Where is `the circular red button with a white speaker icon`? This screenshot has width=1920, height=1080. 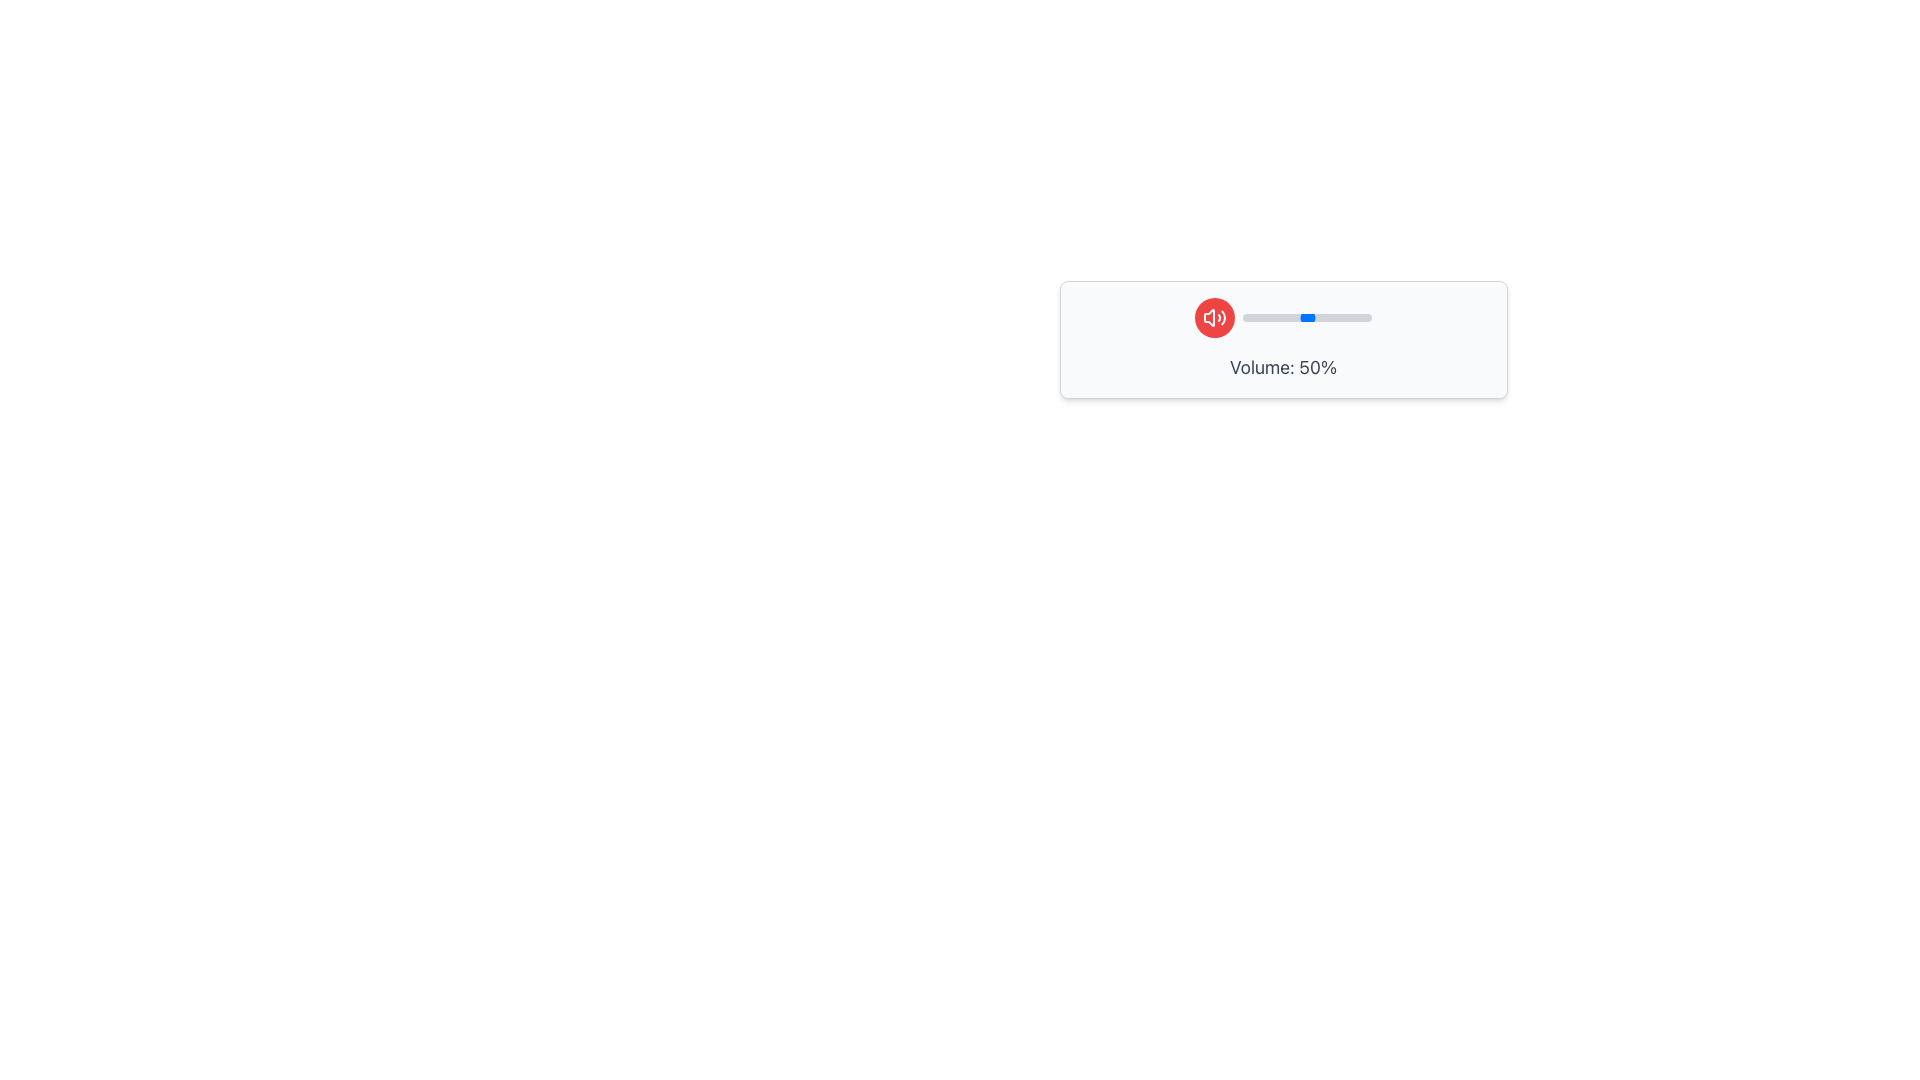
the circular red button with a white speaker icon is located at coordinates (1213, 316).